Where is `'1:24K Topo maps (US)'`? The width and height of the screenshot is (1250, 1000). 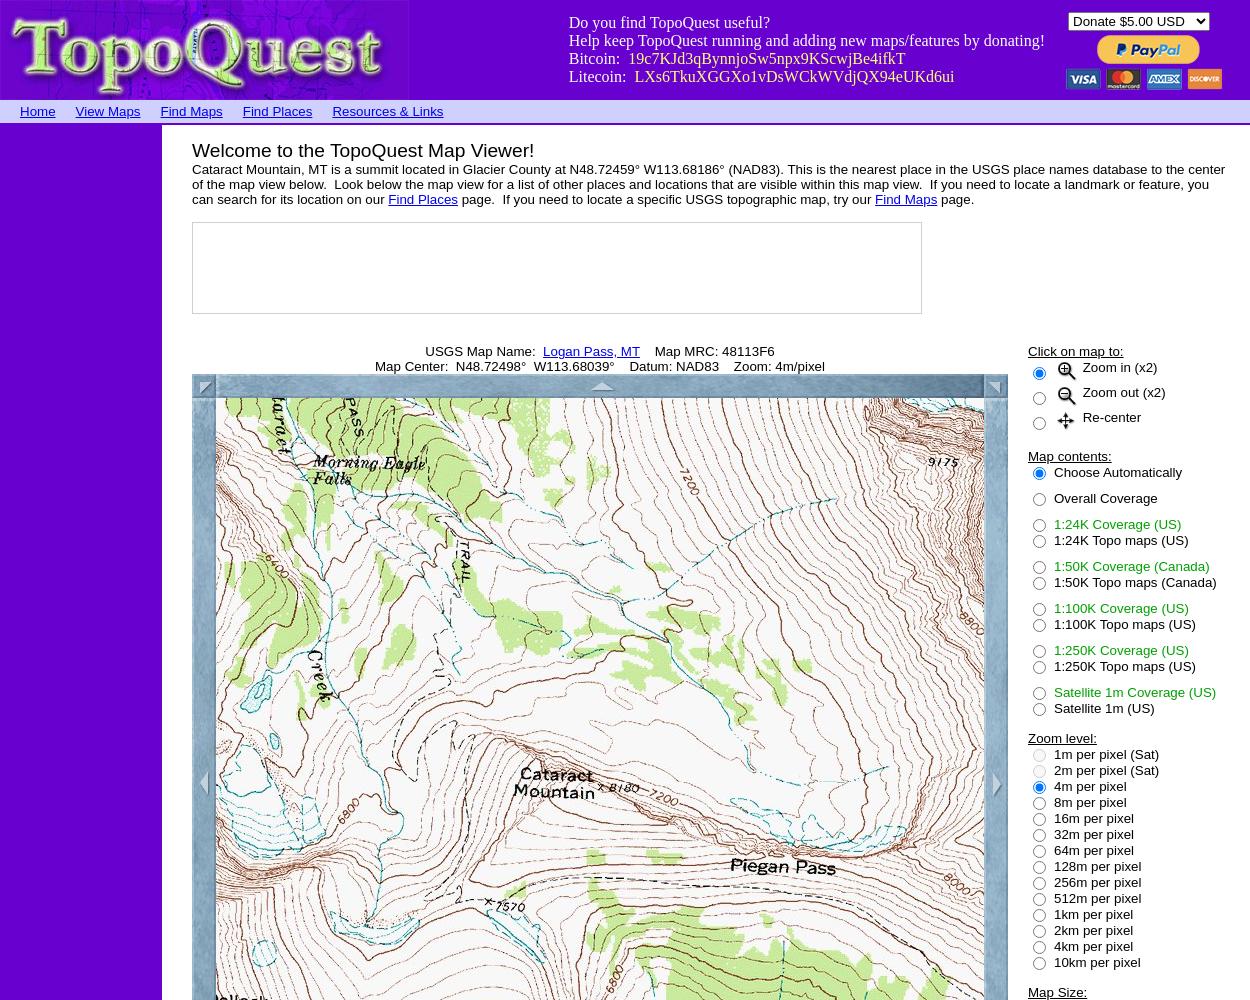 '1:24K Topo maps (US)' is located at coordinates (1054, 539).